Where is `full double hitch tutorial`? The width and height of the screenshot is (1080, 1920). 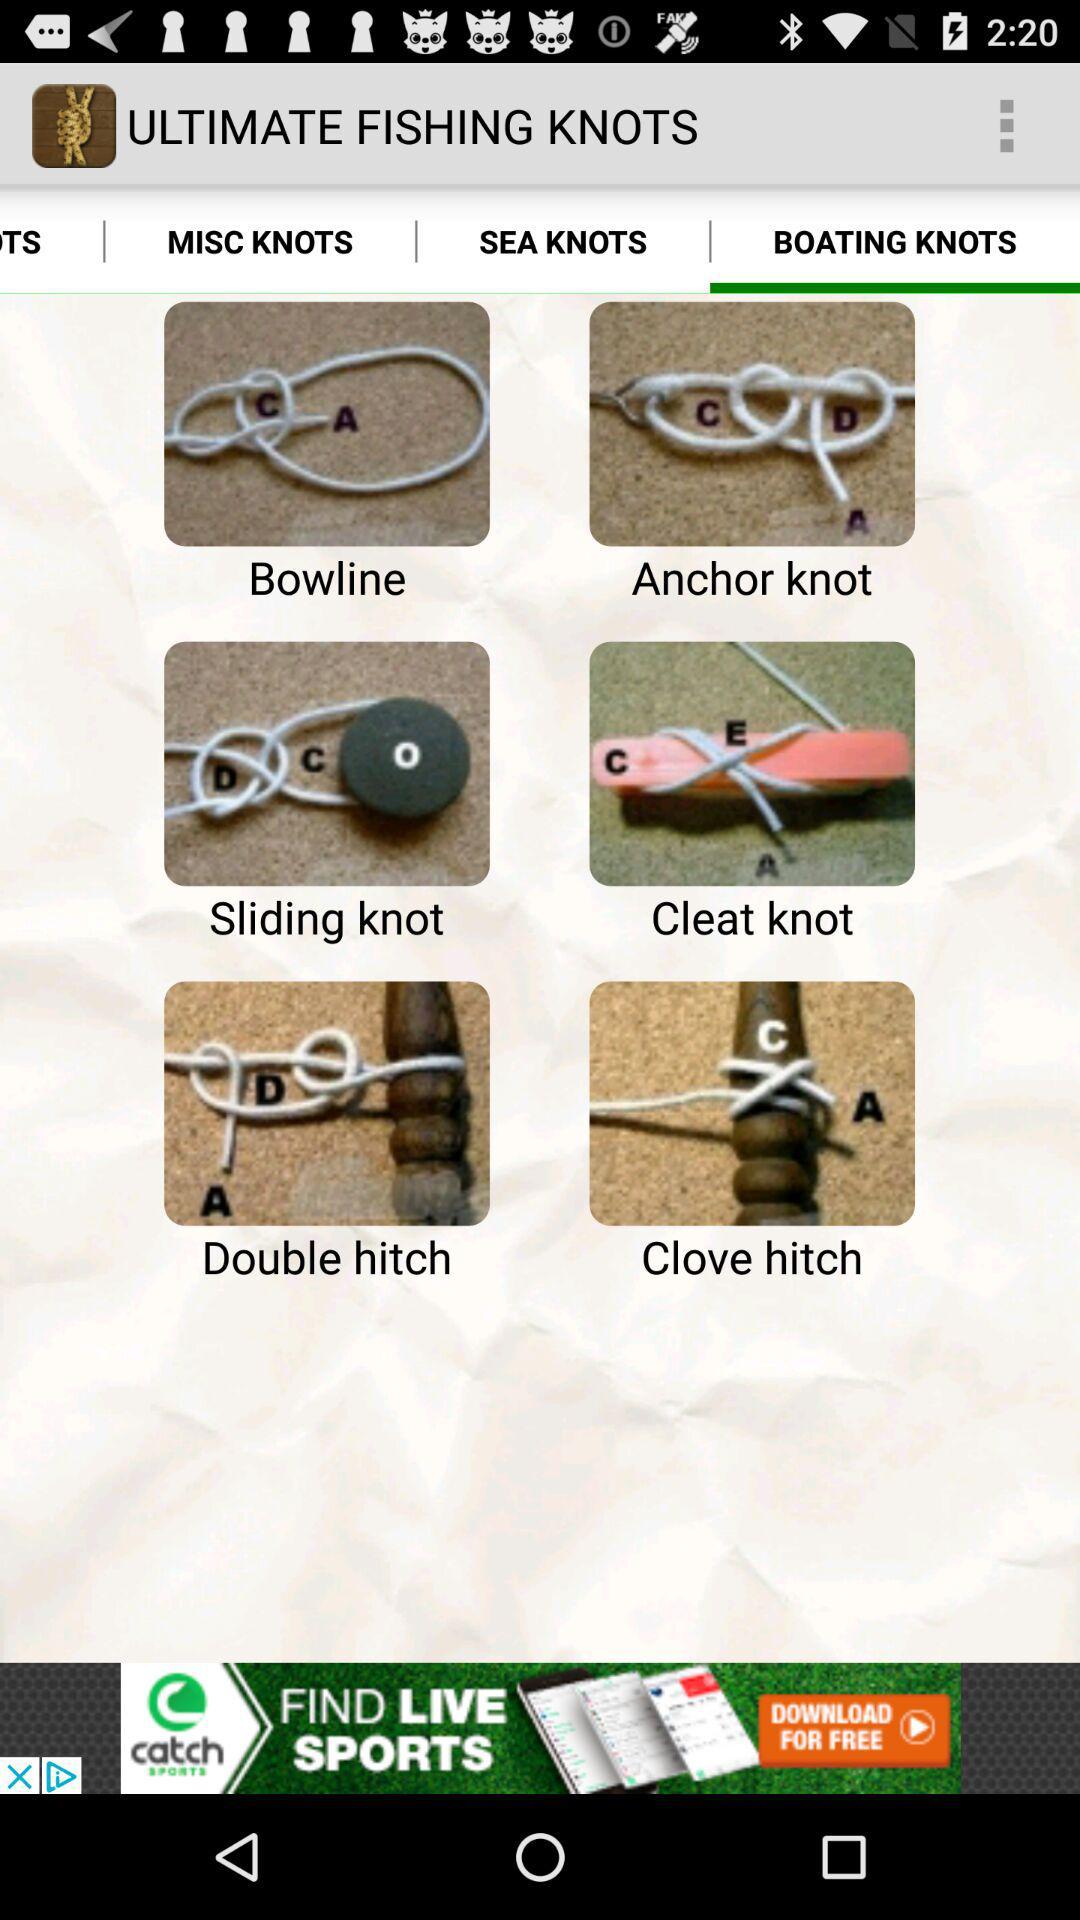
full double hitch tutorial is located at coordinates (326, 1102).